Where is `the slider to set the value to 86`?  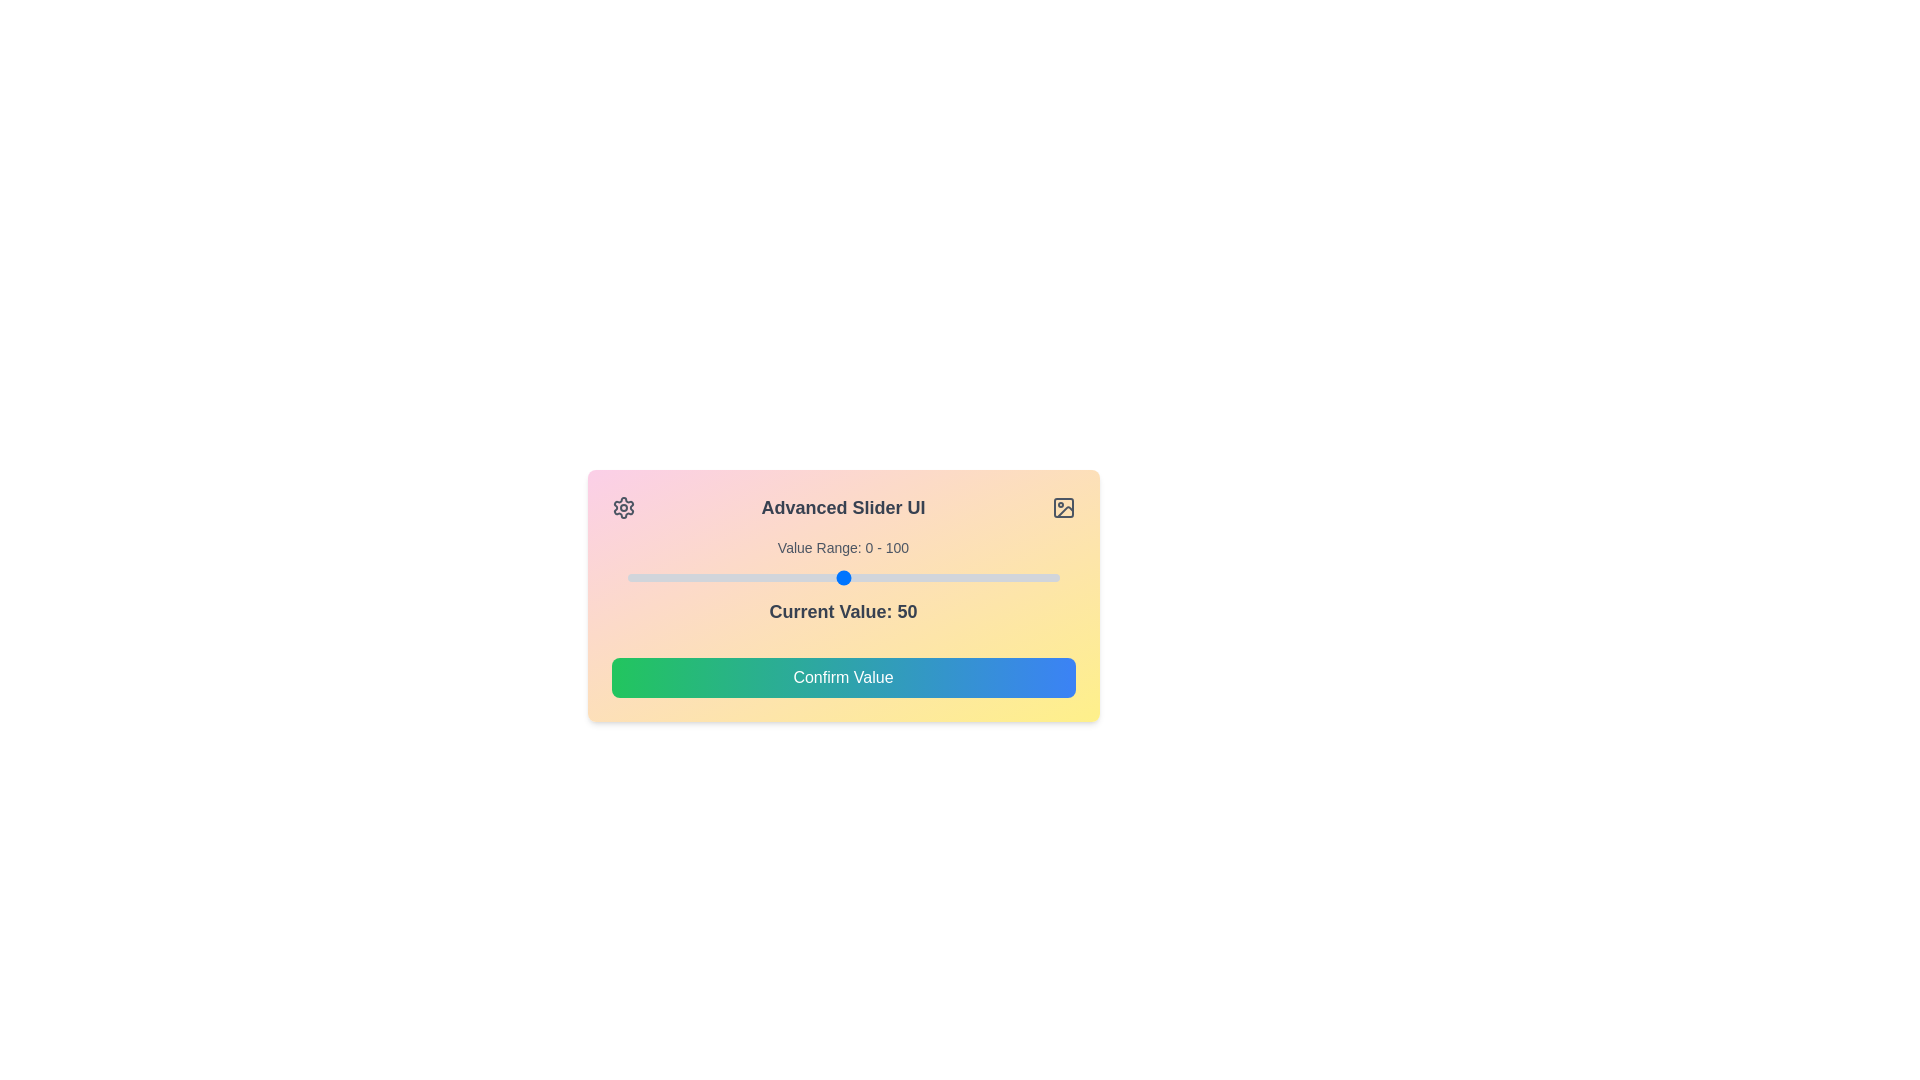 the slider to set the value to 86 is located at coordinates (998, 578).